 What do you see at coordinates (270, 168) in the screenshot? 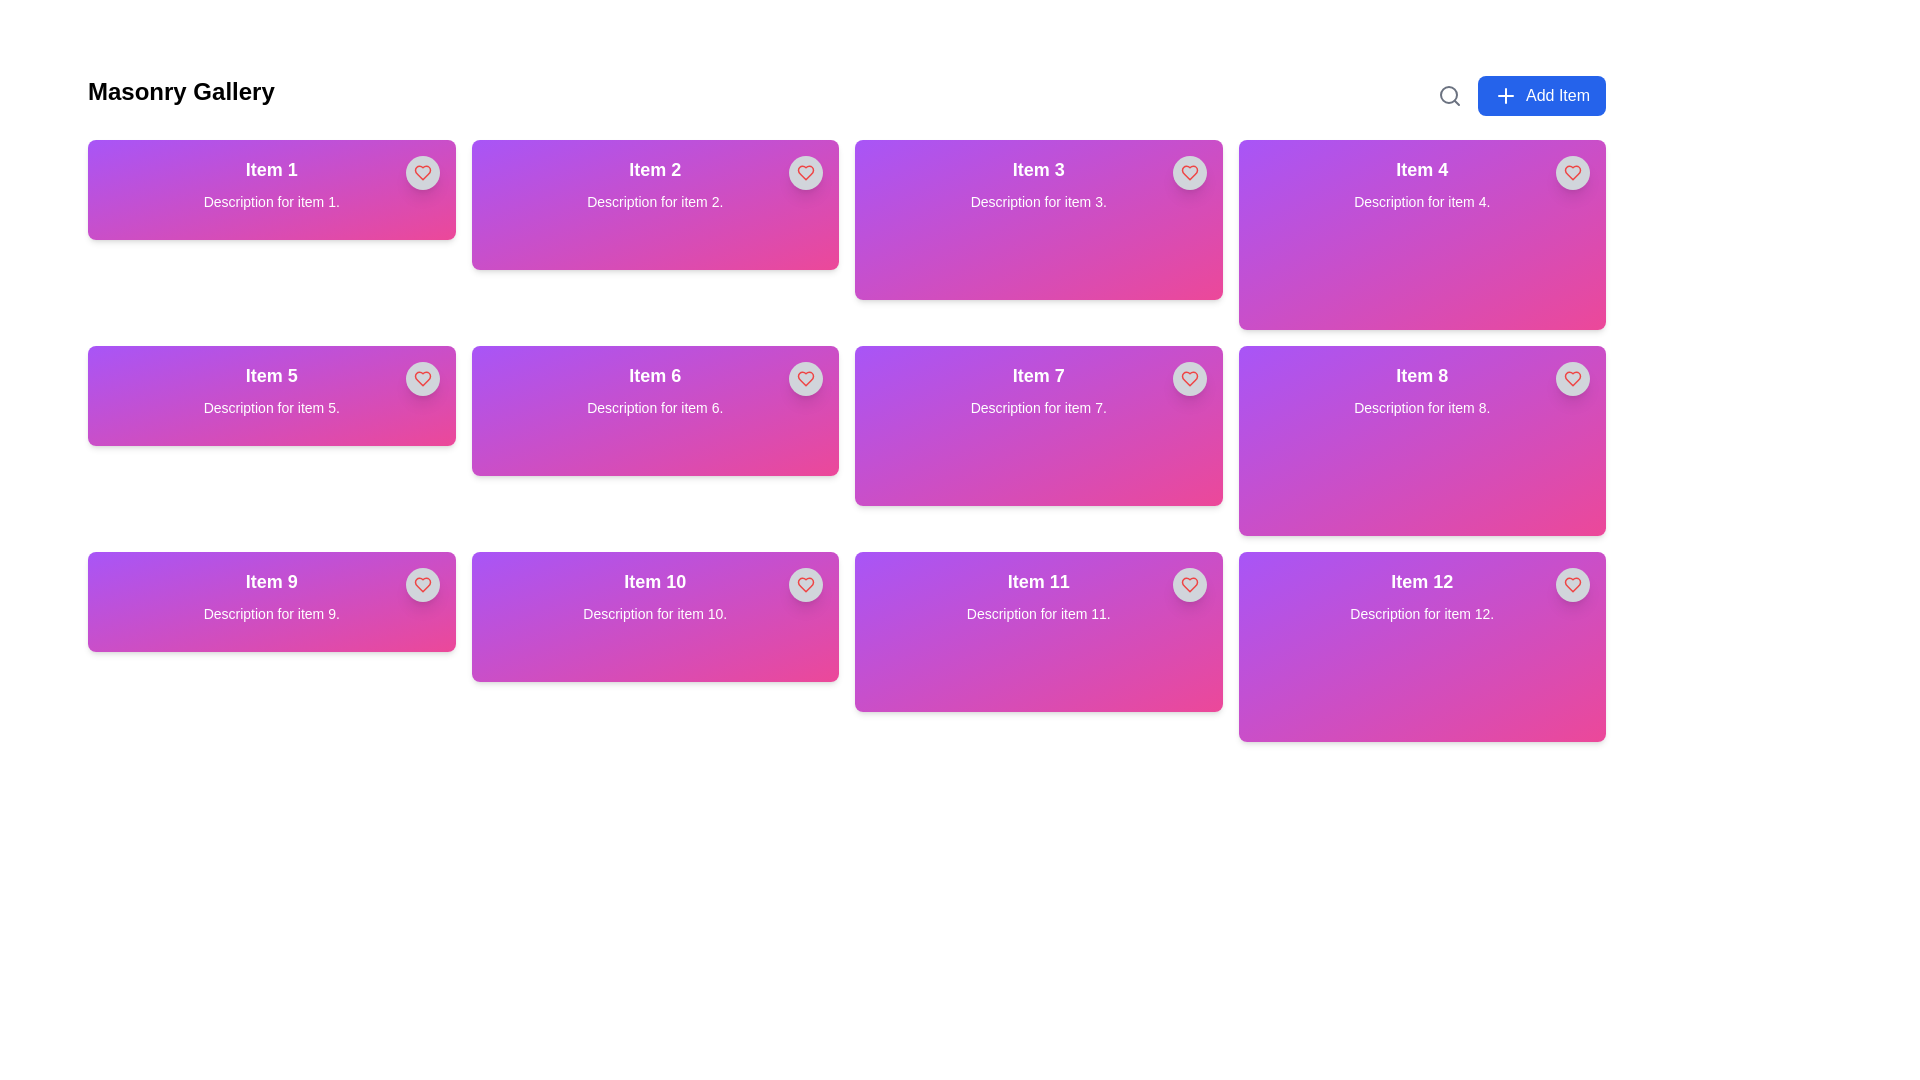
I see `the text label displaying 'Item 1' which is prominently styled and located at the top-center of the first card in the gallery grid layout` at bounding box center [270, 168].